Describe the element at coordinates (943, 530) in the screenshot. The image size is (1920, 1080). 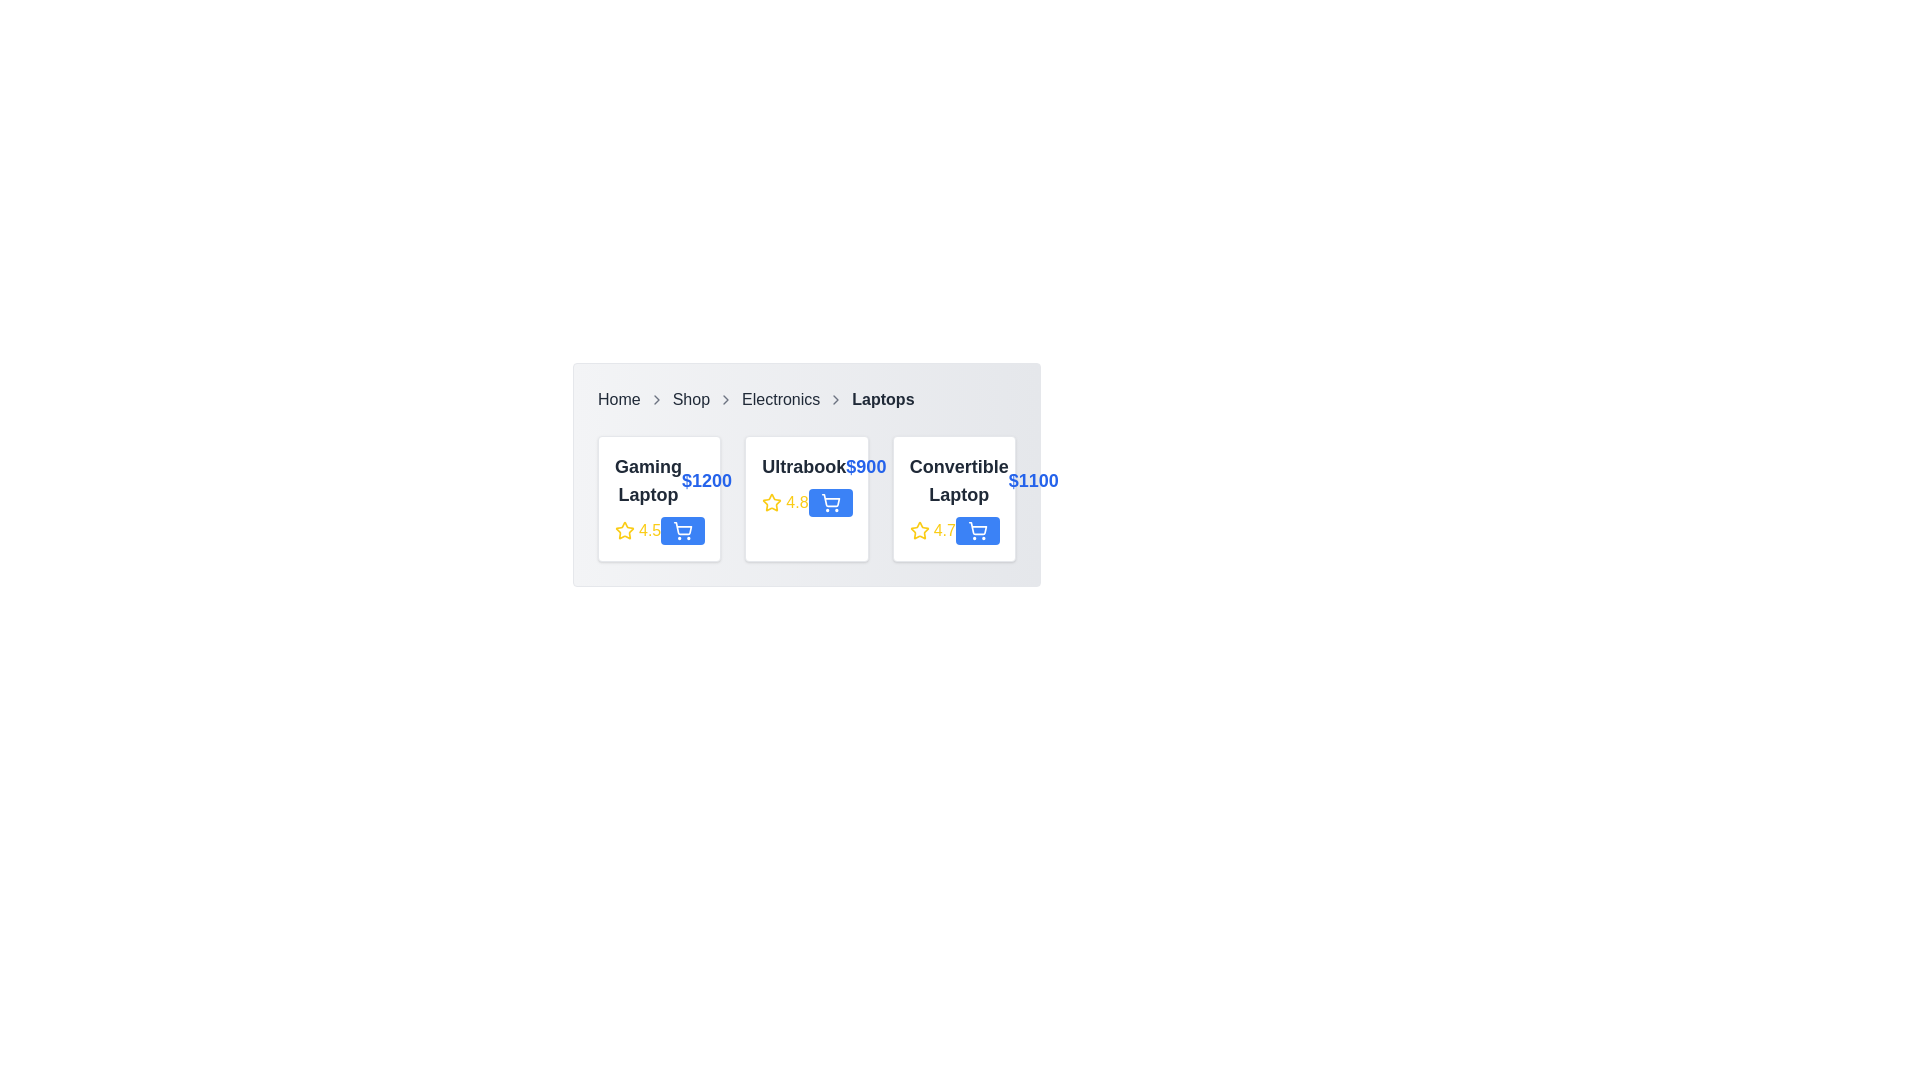
I see `the Rating Indicator displaying a numerical rating of 4.7 for the Convertible Laptop, which is located to the right of the yellow star icon` at that location.